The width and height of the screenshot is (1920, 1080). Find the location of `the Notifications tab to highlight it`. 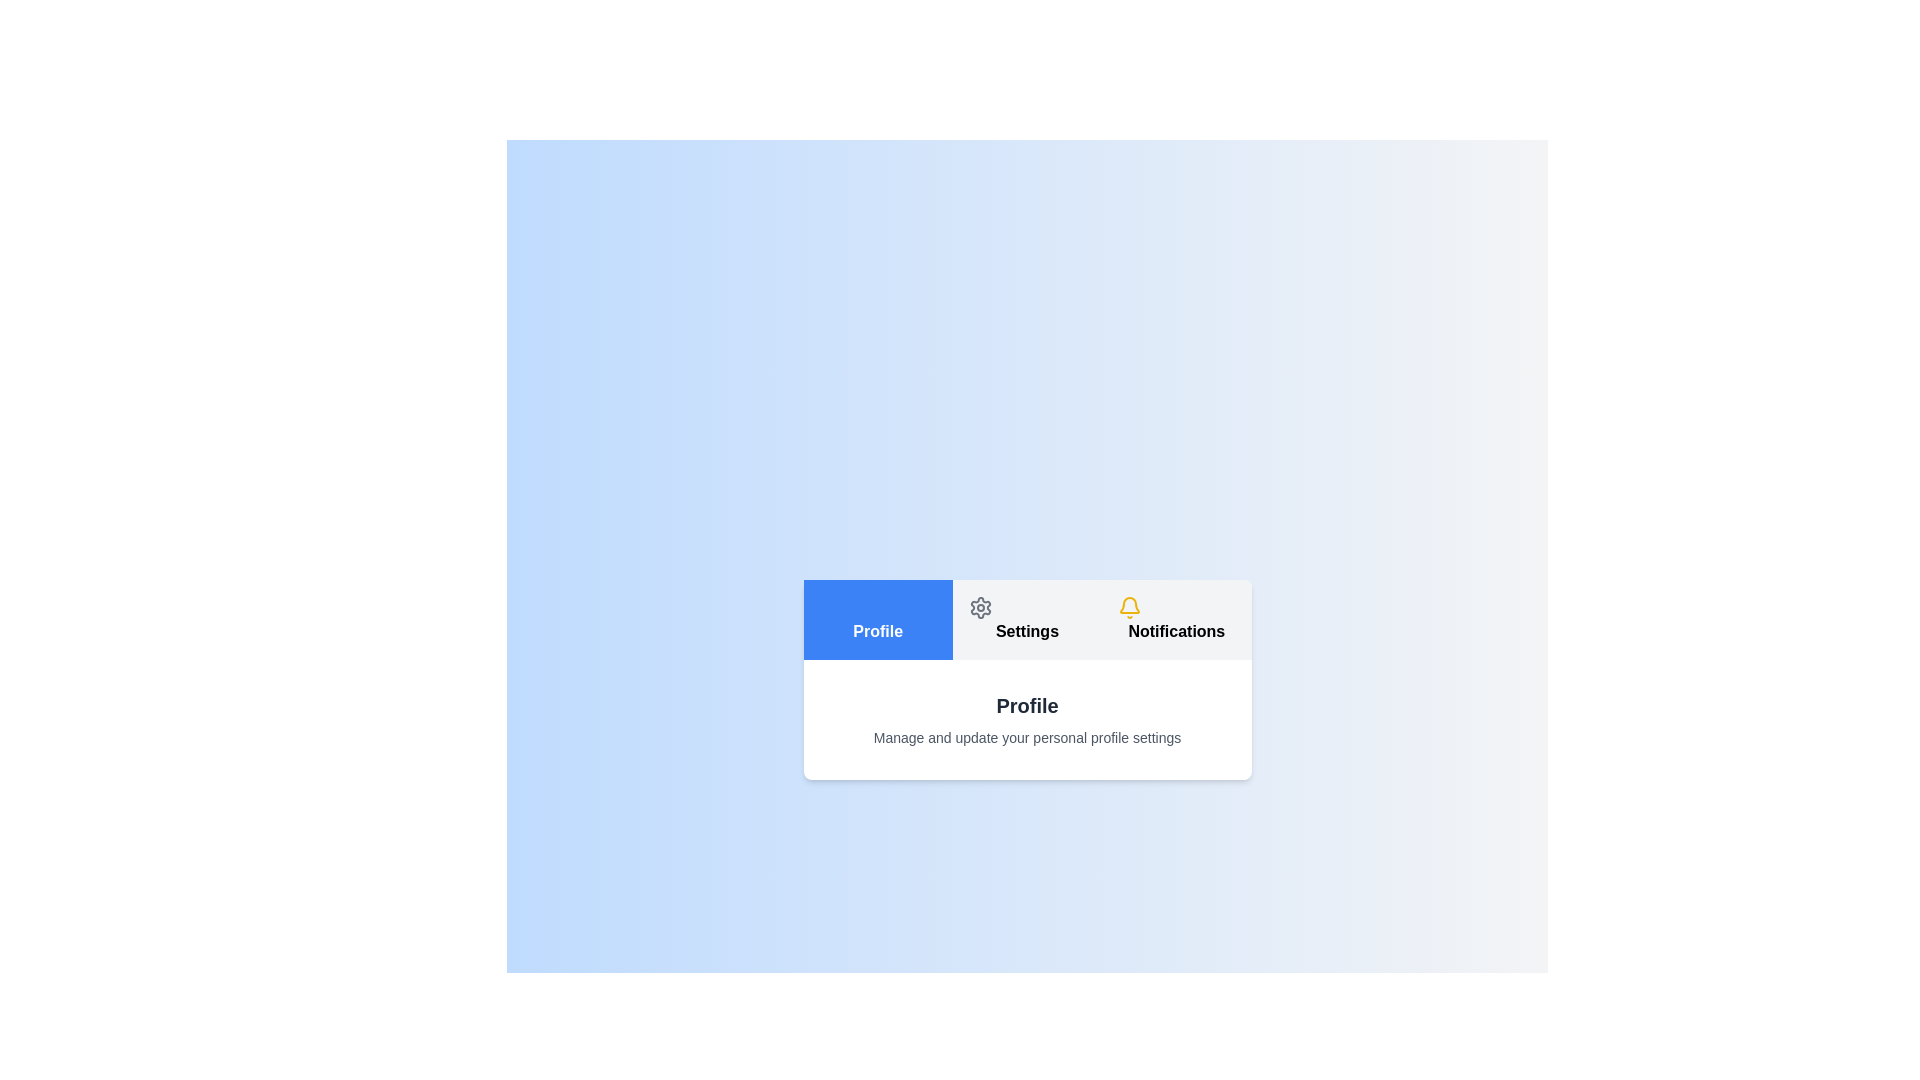

the Notifications tab to highlight it is located at coordinates (1176, 619).